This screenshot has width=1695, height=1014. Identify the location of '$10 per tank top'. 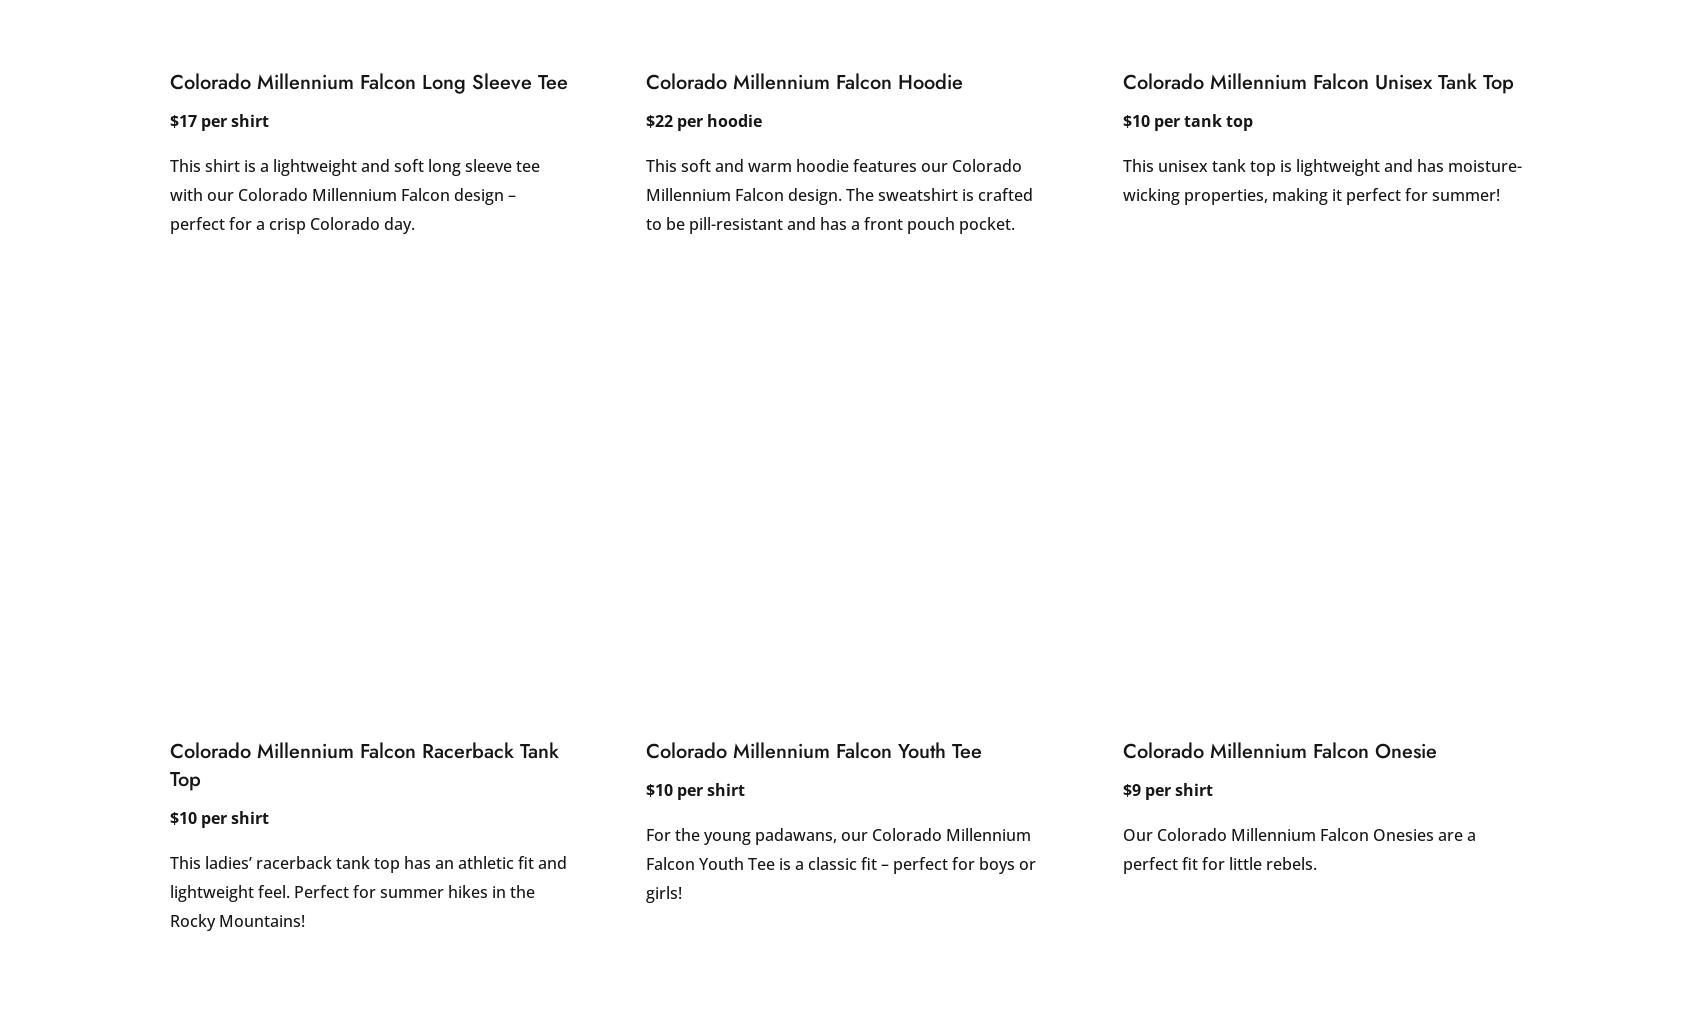
(1188, 120).